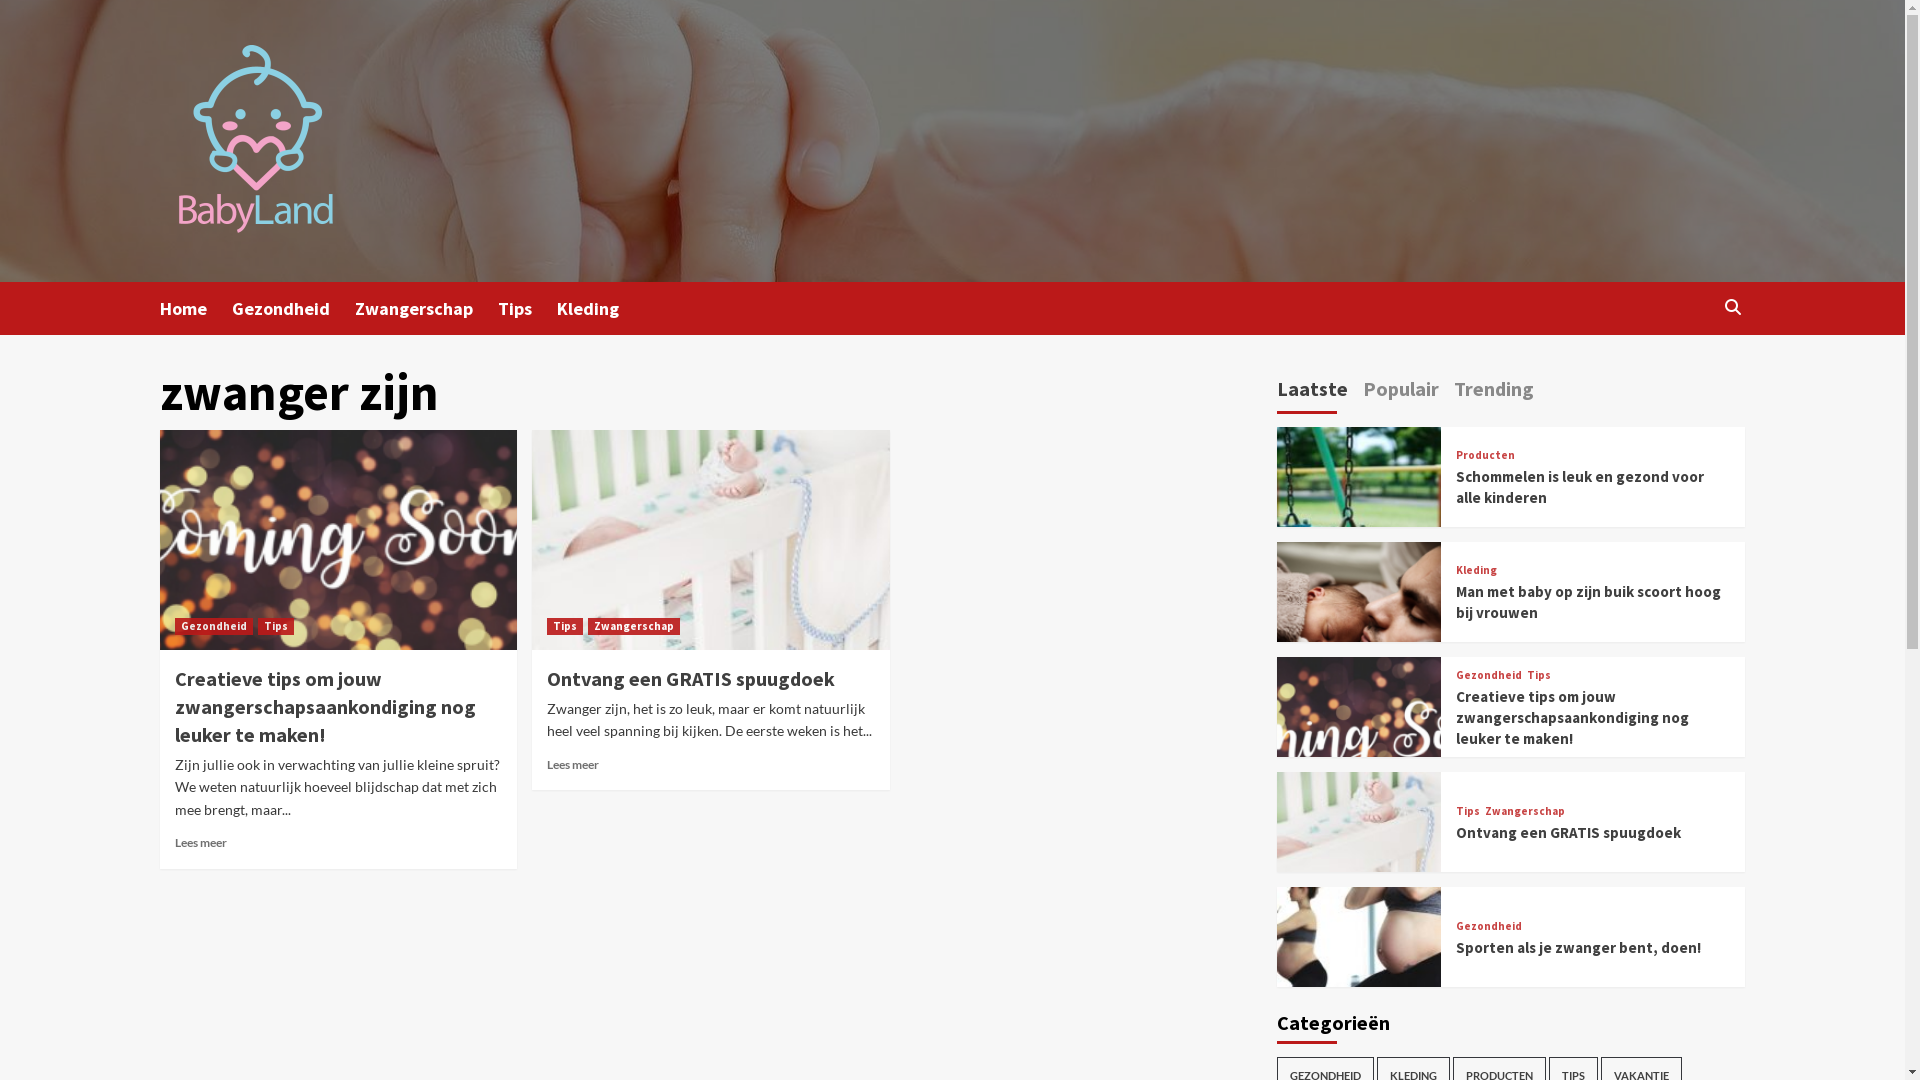 The image size is (1920, 1080). I want to click on 'Home', so click(158, 308).